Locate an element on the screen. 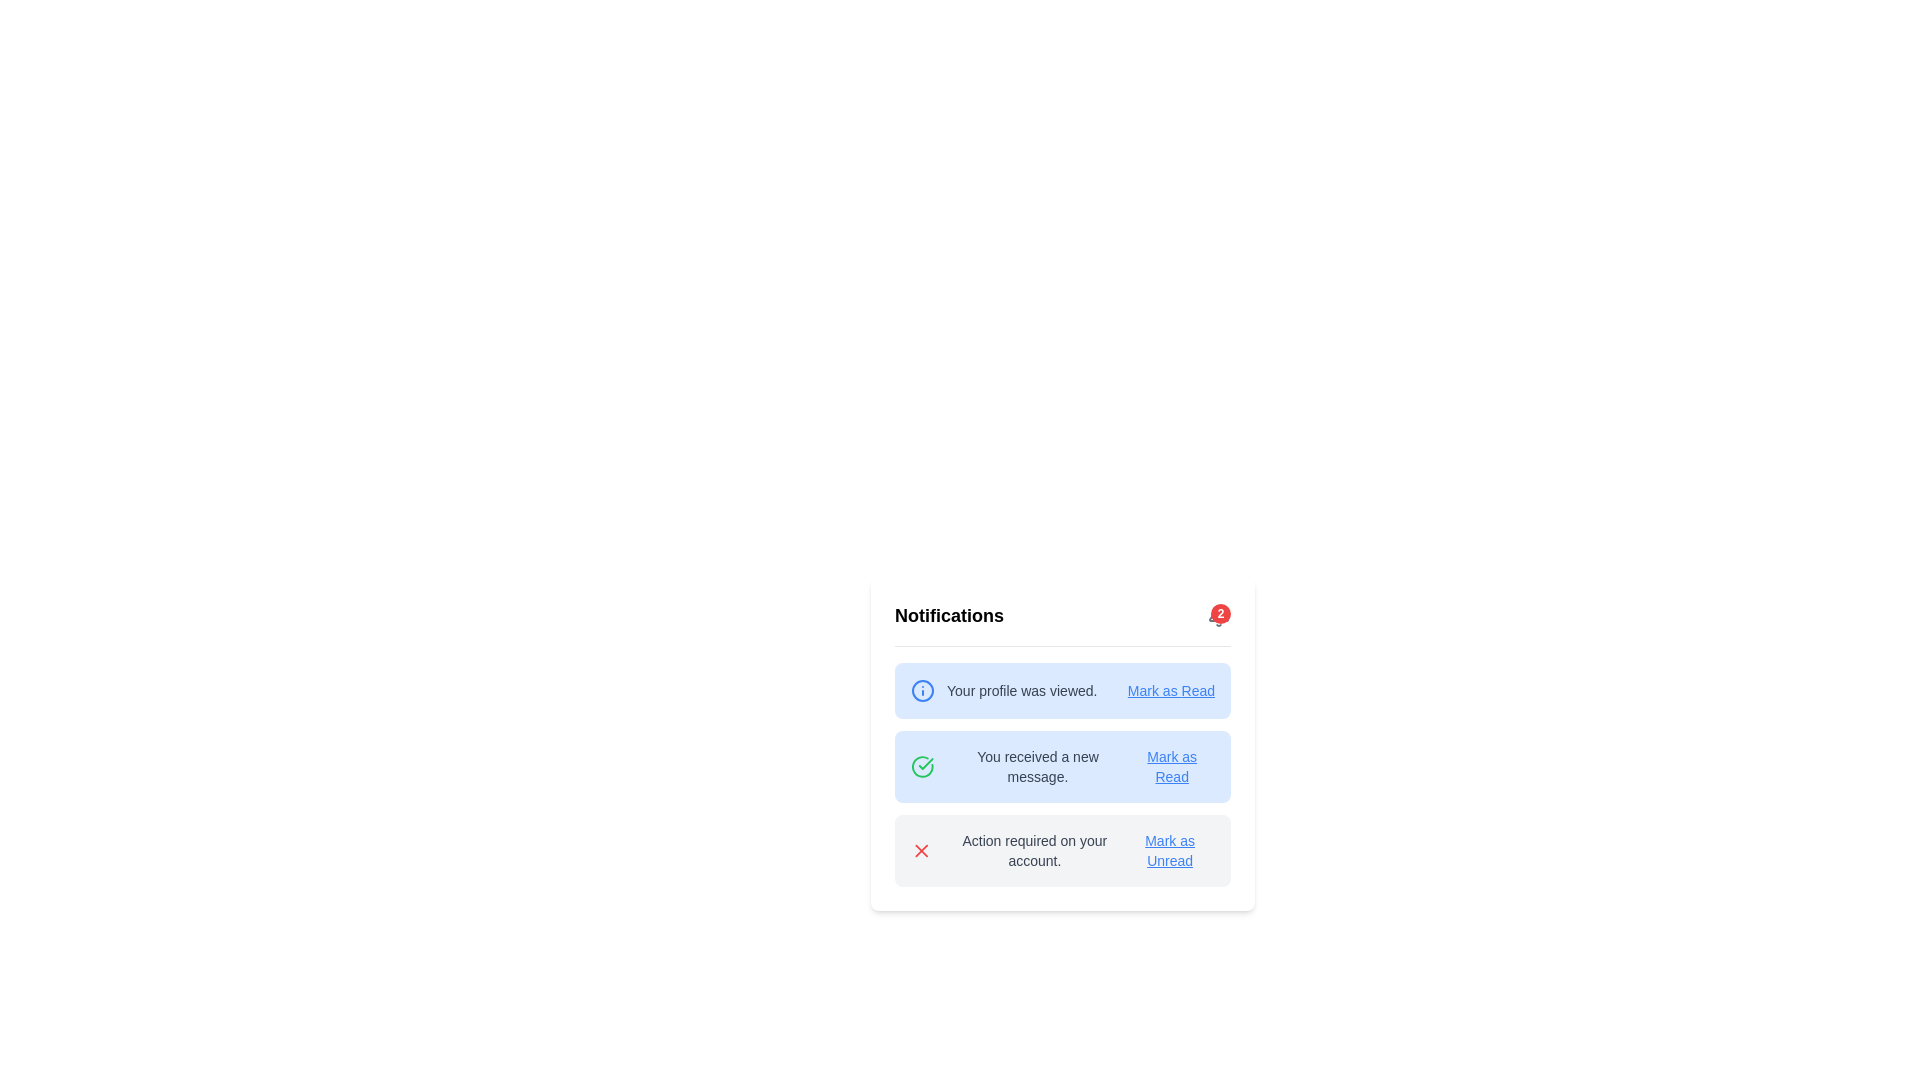  the text element reading 'Action required on your account.' within the notification card to interact with it is located at coordinates (1033, 851).